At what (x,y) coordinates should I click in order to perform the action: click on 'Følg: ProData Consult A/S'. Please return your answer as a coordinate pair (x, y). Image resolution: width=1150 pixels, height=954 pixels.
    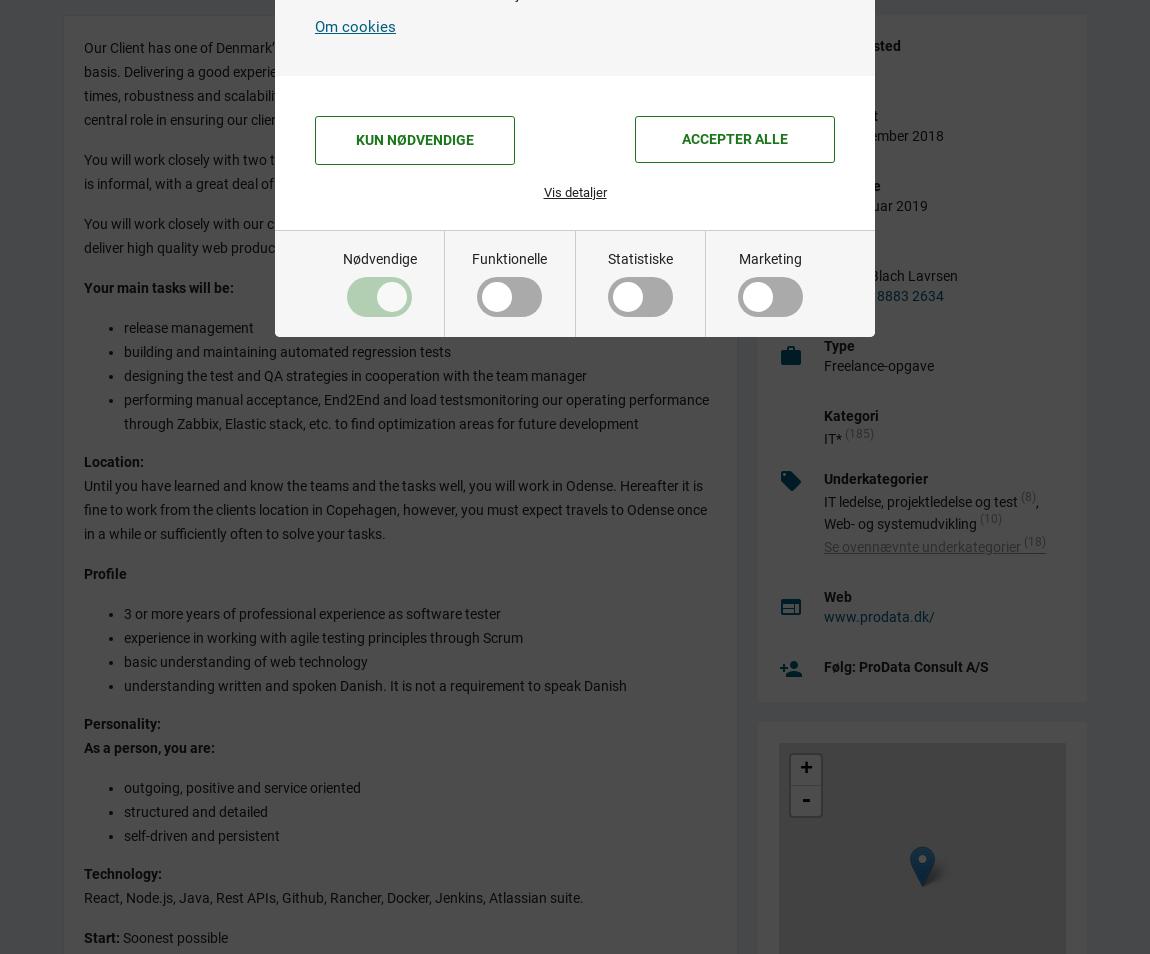
    Looking at the image, I should click on (906, 664).